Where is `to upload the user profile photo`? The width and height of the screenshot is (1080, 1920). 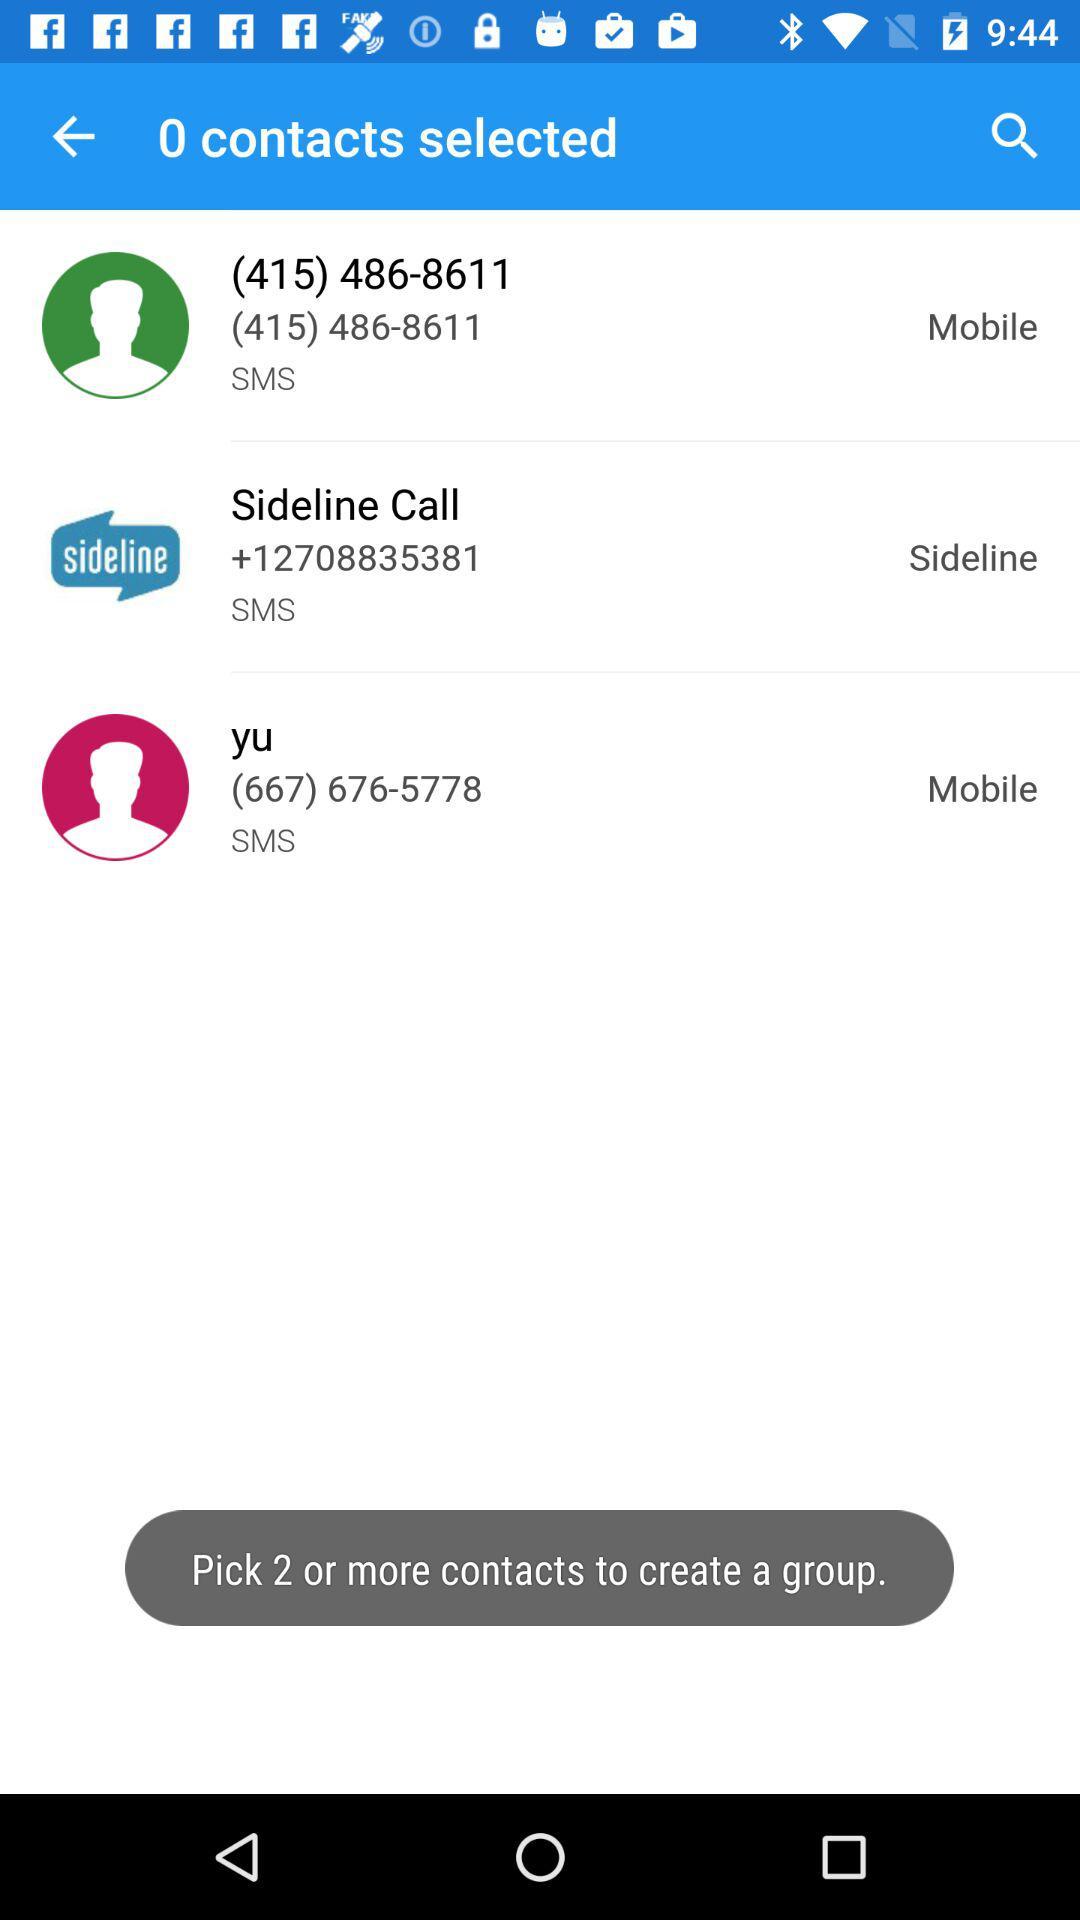 to upload the user profile photo is located at coordinates (115, 325).